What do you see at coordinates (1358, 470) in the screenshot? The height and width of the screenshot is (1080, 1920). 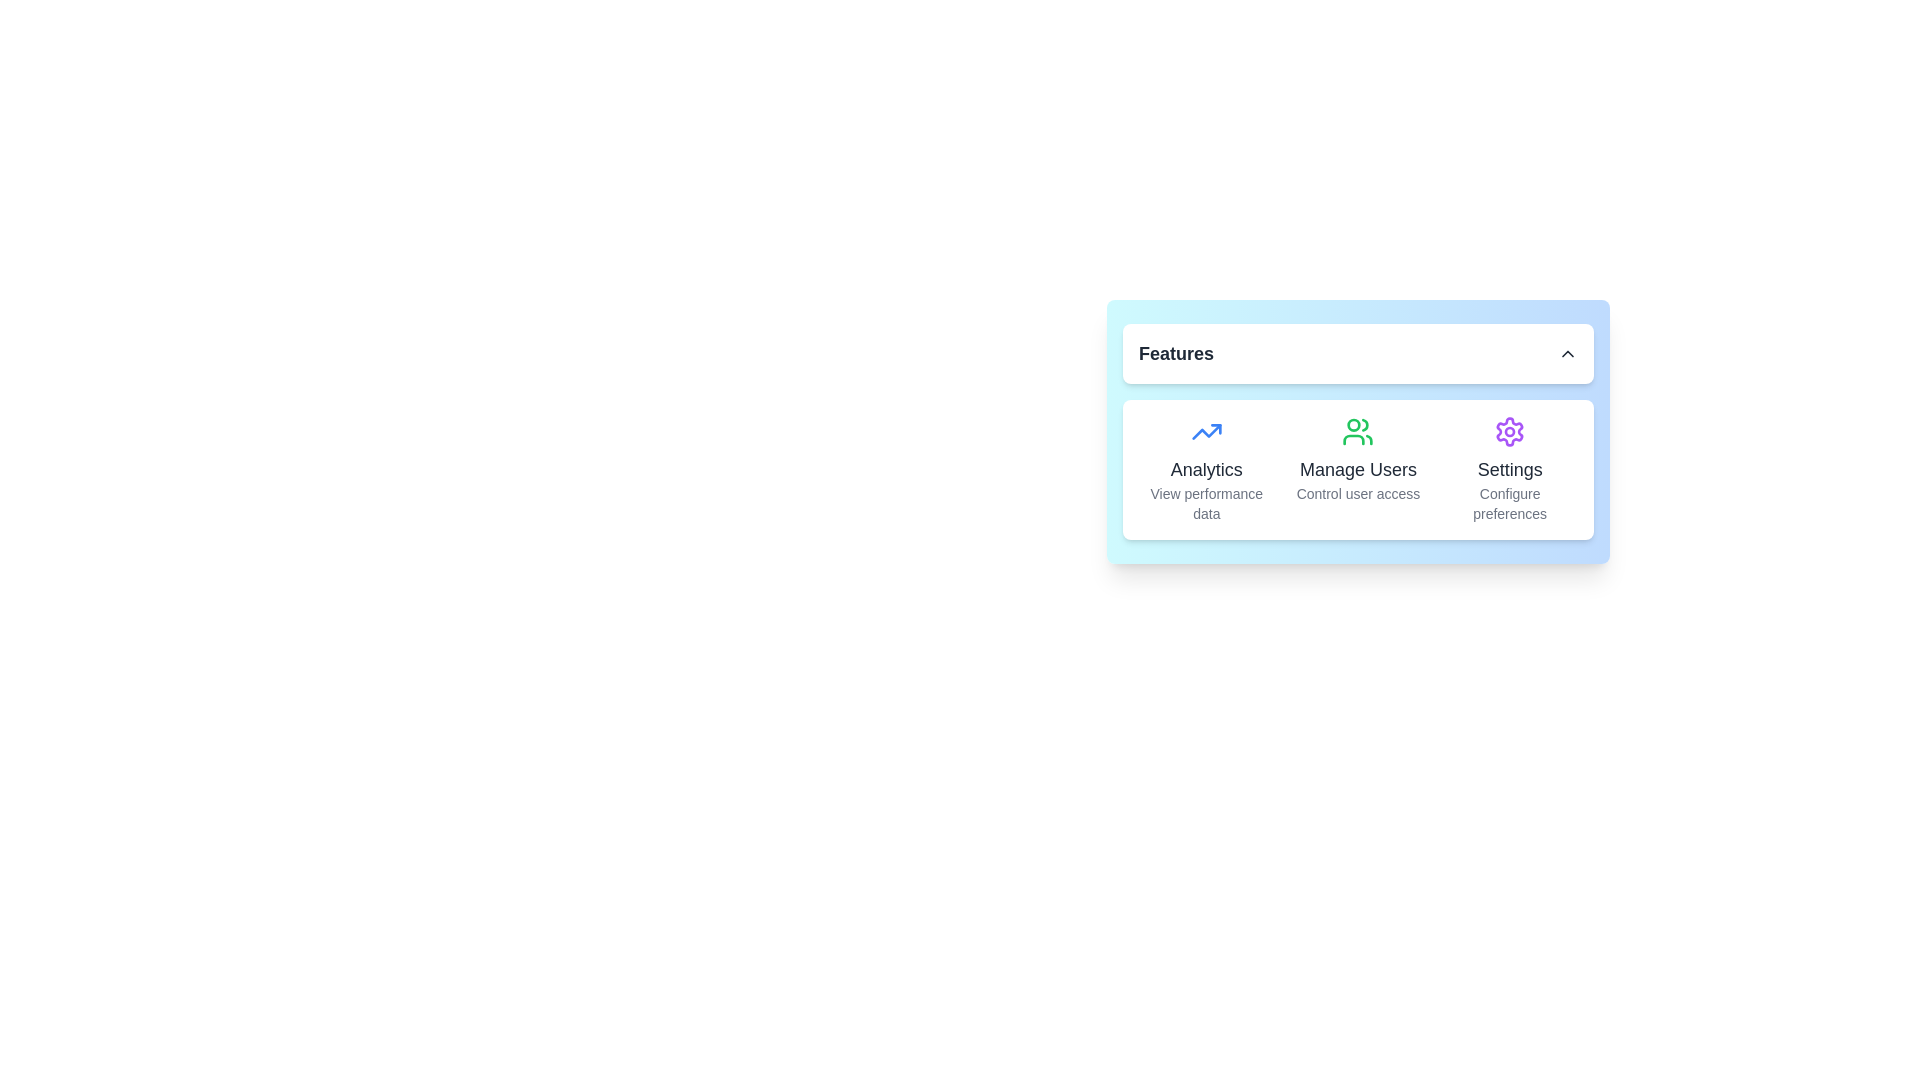 I see `the 'Manage Users' Navigation button located in the middle column of the features card` at bounding box center [1358, 470].